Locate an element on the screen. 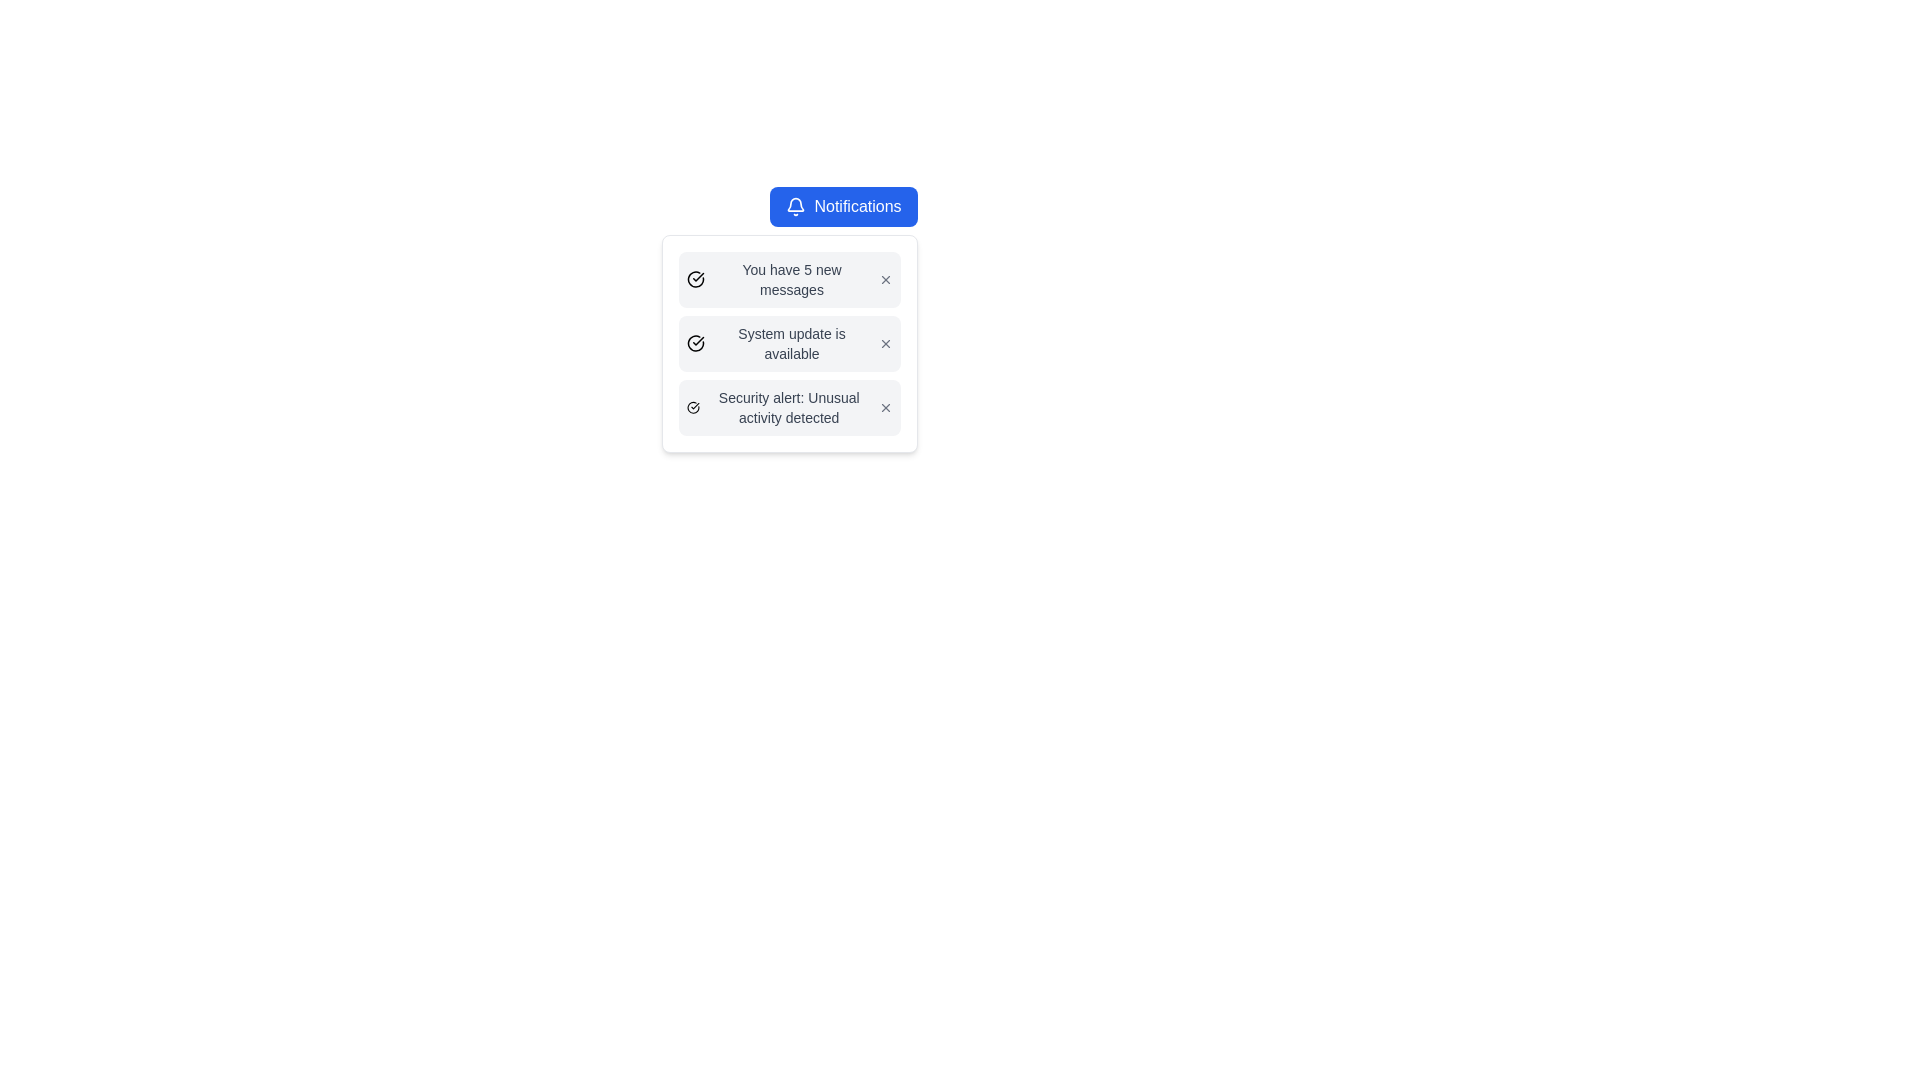  the notification entry displaying 'System update is available' is located at coordinates (788, 342).